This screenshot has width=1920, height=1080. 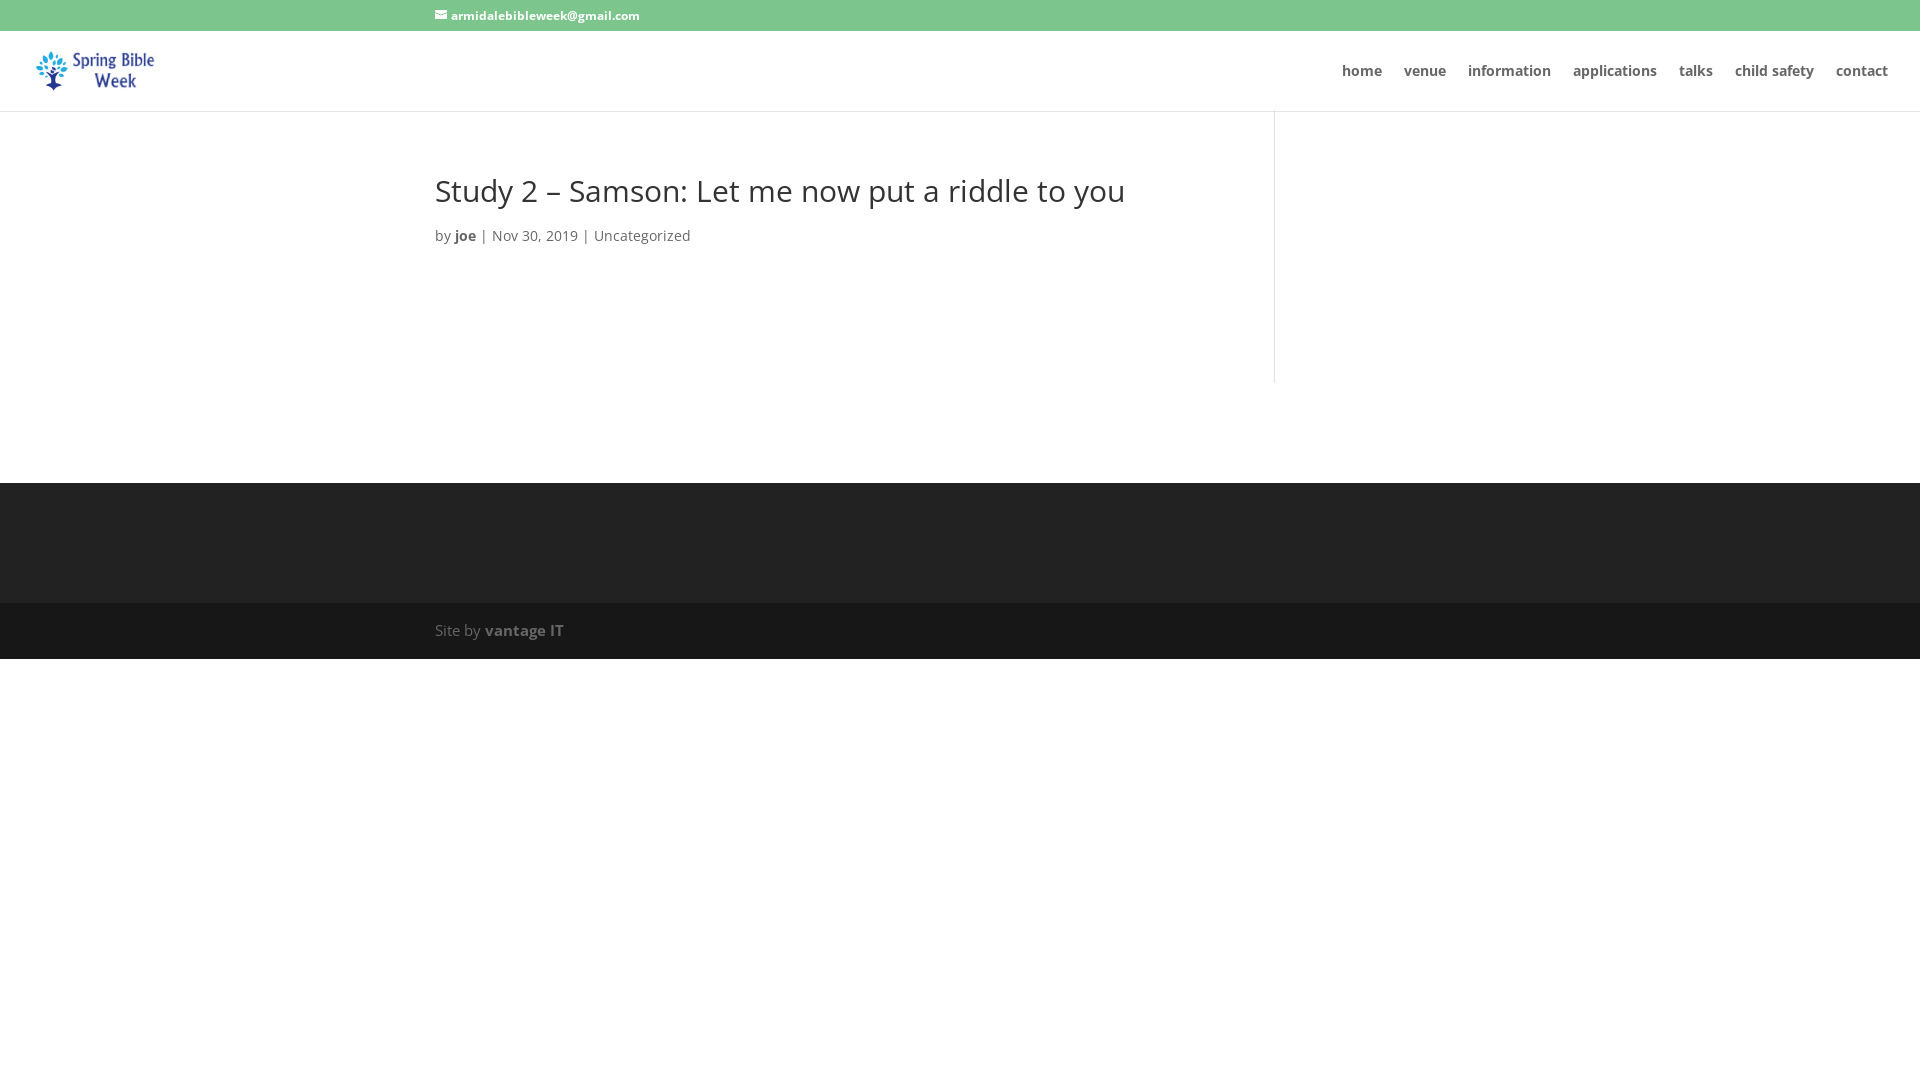 What do you see at coordinates (1694, 86) in the screenshot?
I see `'talks'` at bounding box center [1694, 86].